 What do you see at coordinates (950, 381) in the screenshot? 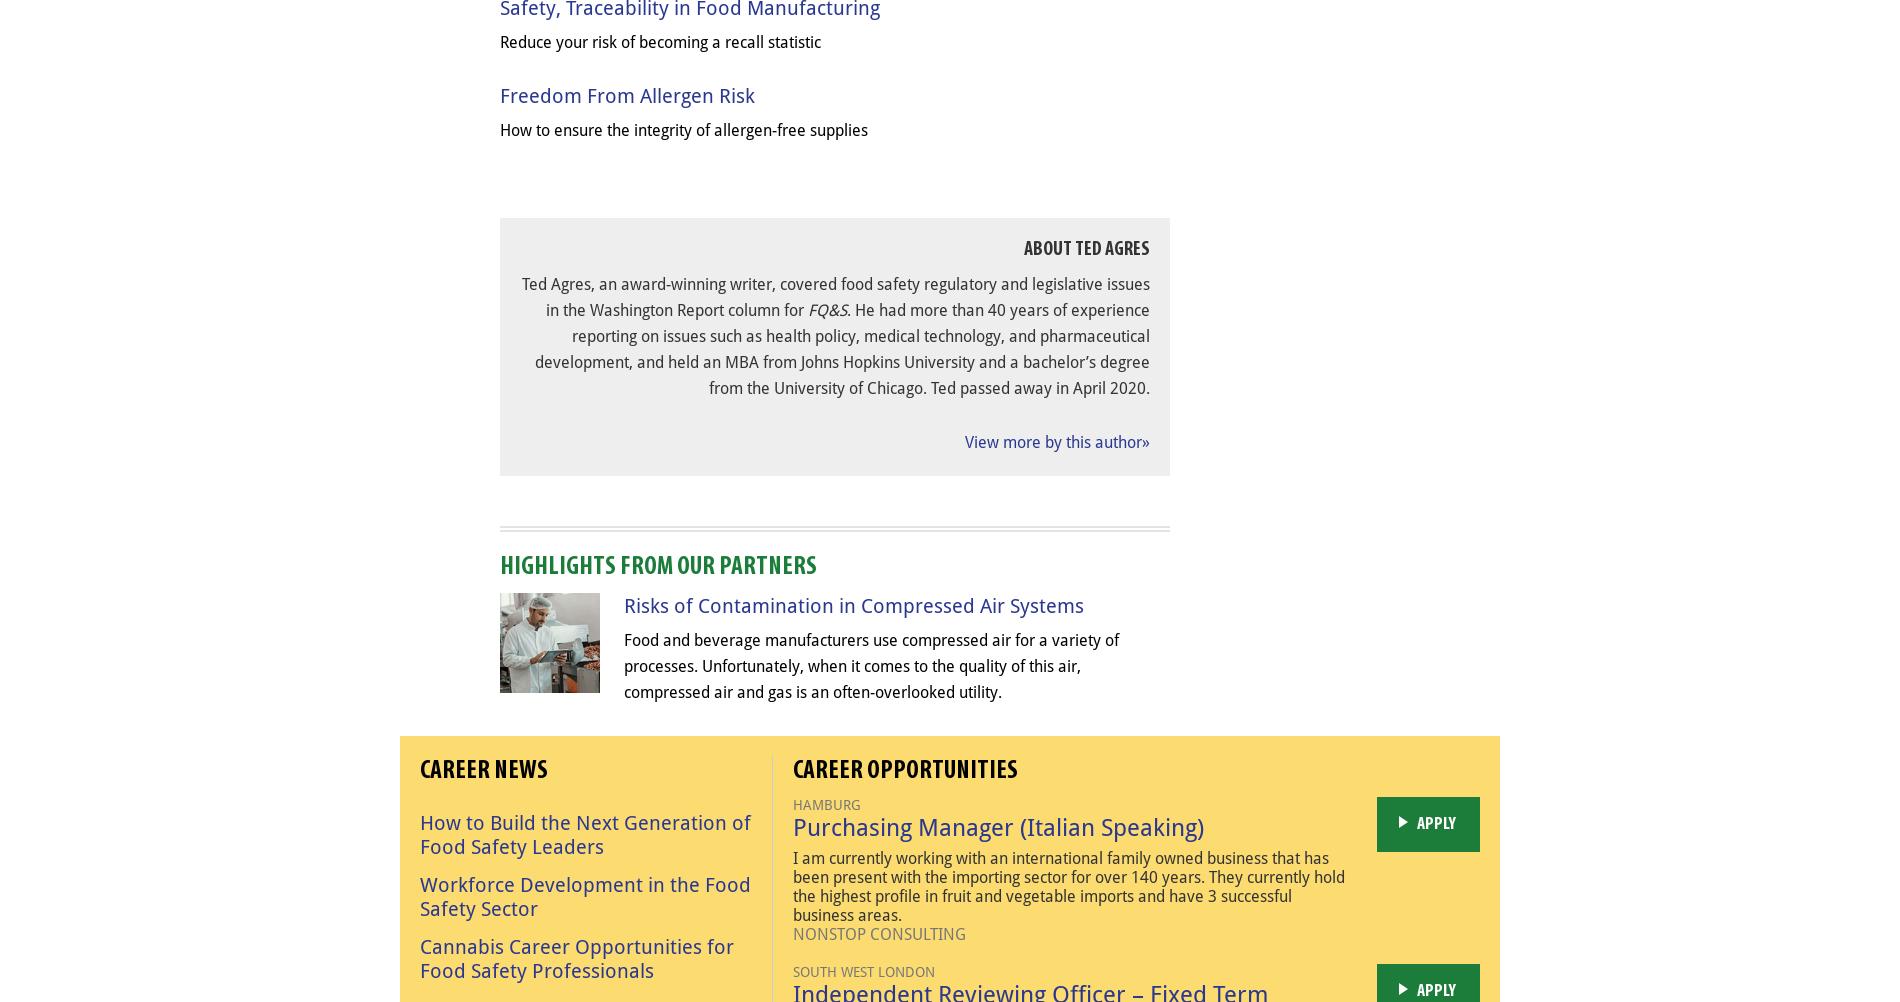
I see `'Sennett said in a statement.'` at bounding box center [950, 381].